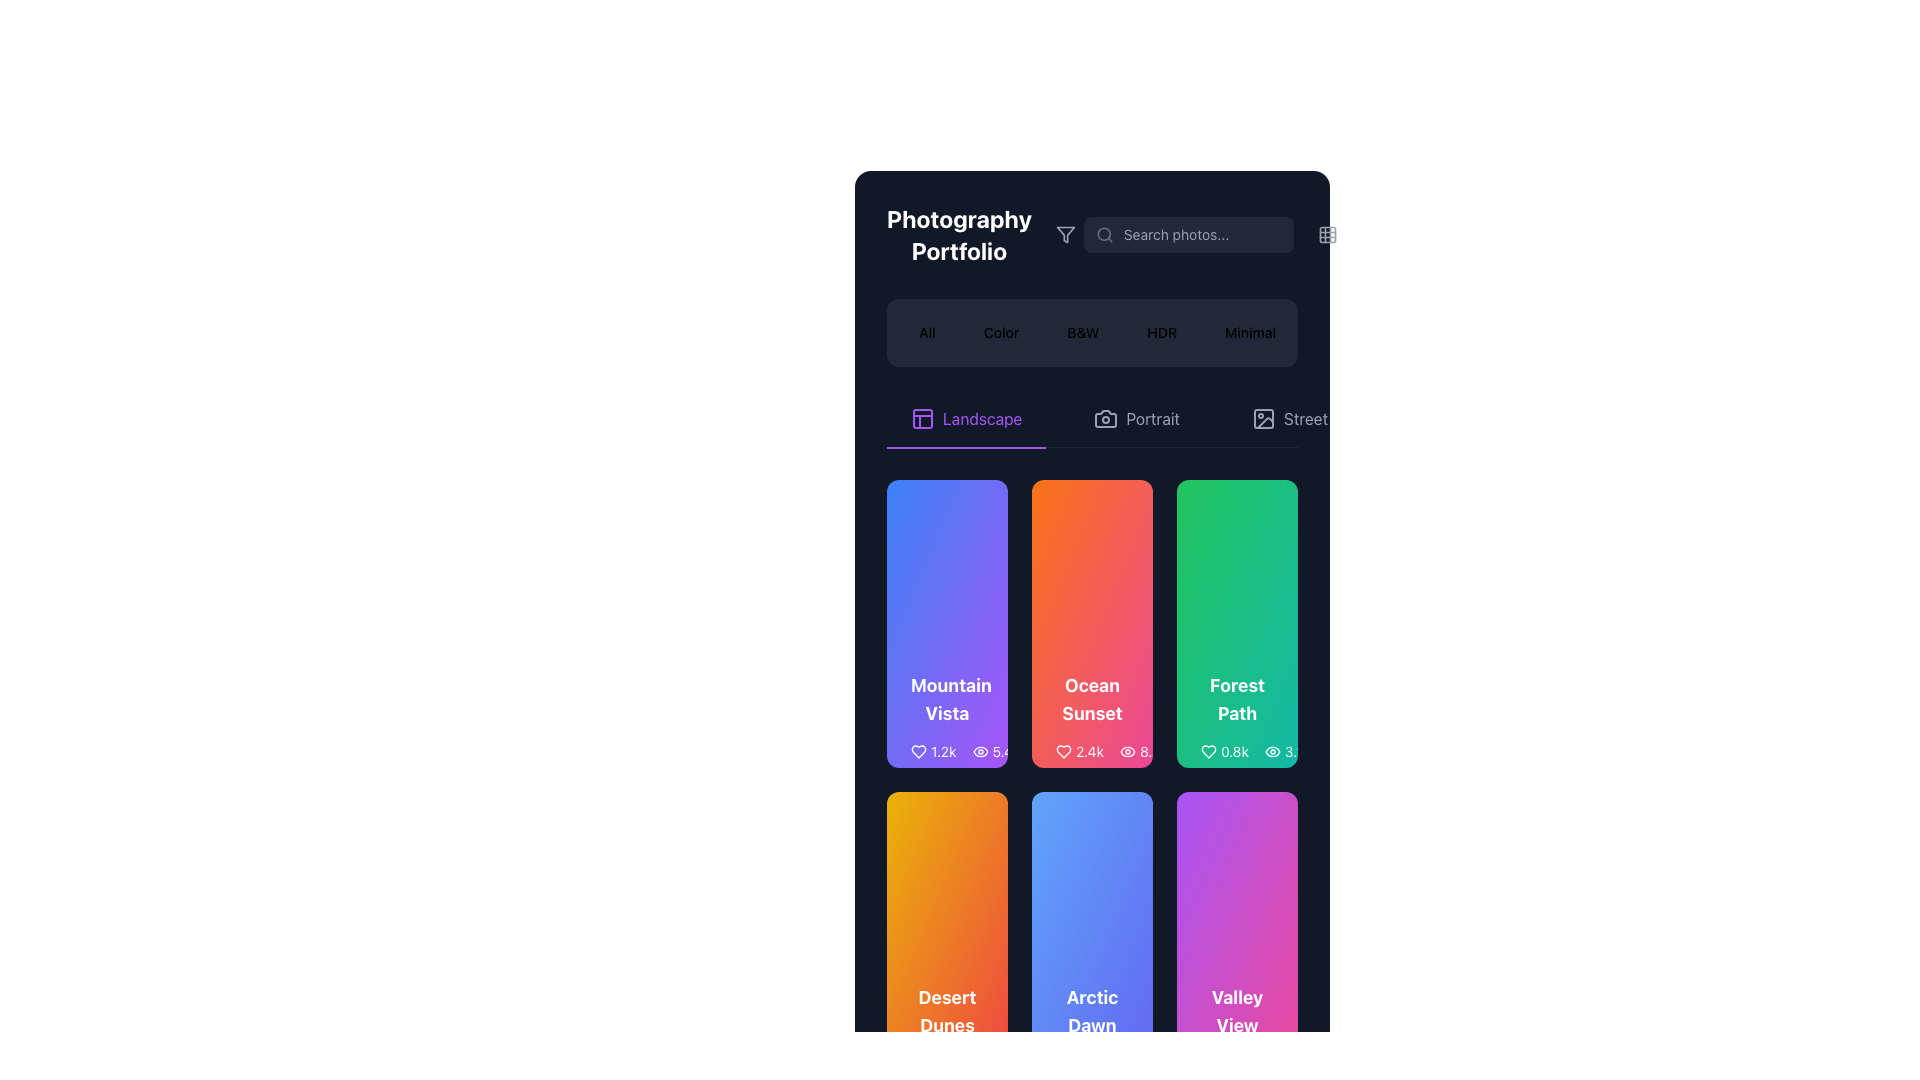  I want to click on the view toggle button located in the top-right corner of the interface to change the view layout, so click(1327, 234).